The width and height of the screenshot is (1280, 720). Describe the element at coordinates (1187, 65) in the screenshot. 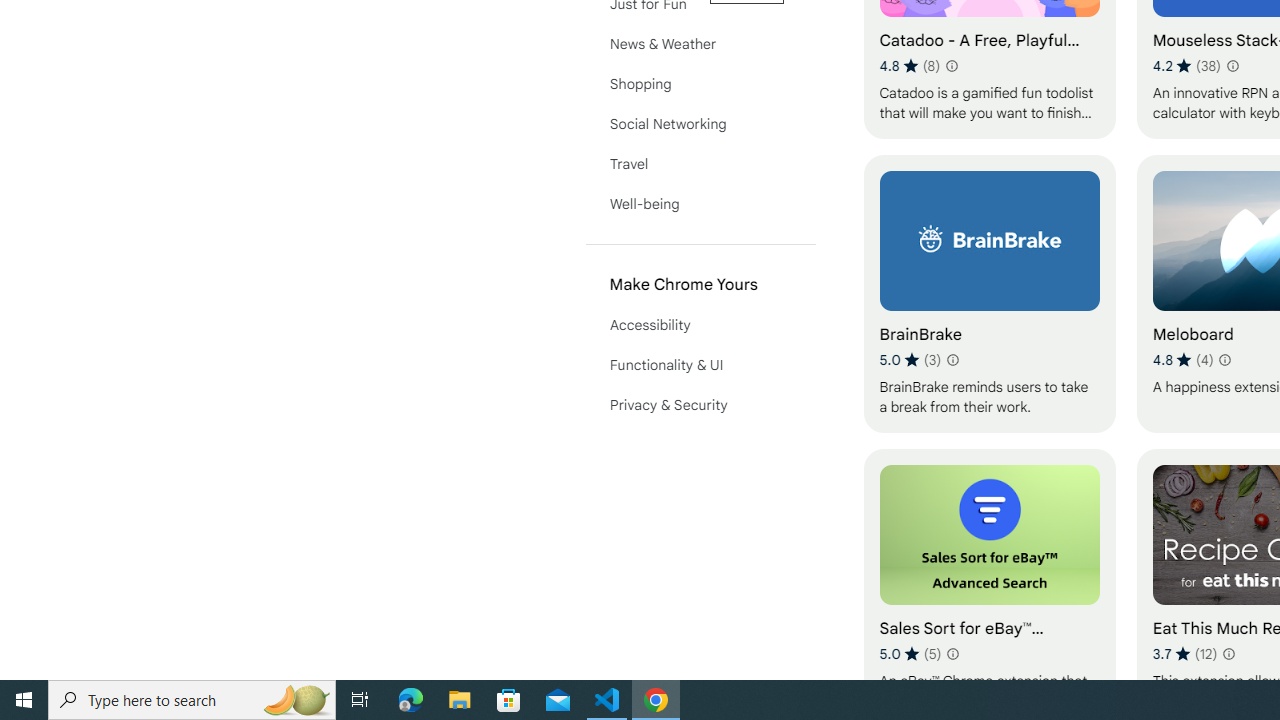

I see `'Average rating 4.2 out of 5 stars. 38 ratings.'` at that location.